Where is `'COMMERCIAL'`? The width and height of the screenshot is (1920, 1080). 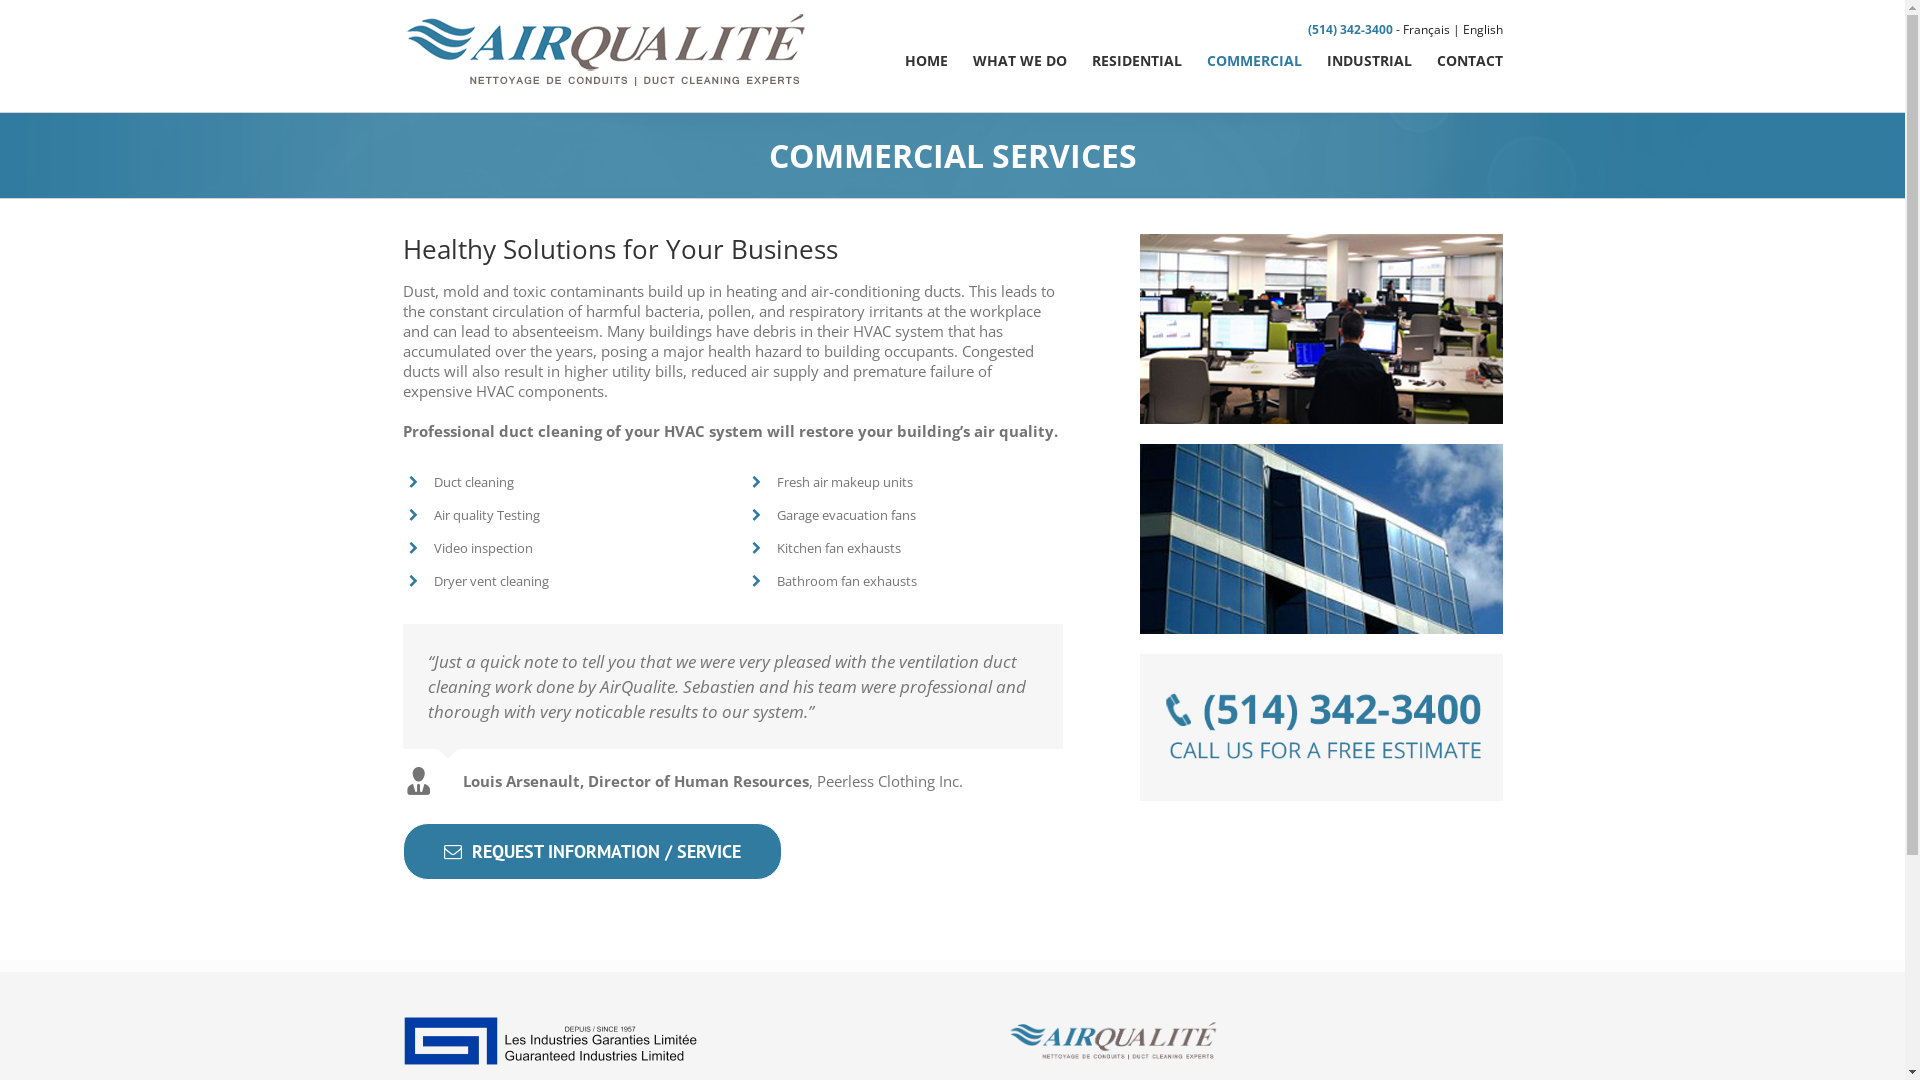
'COMMERCIAL' is located at coordinates (1204, 57).